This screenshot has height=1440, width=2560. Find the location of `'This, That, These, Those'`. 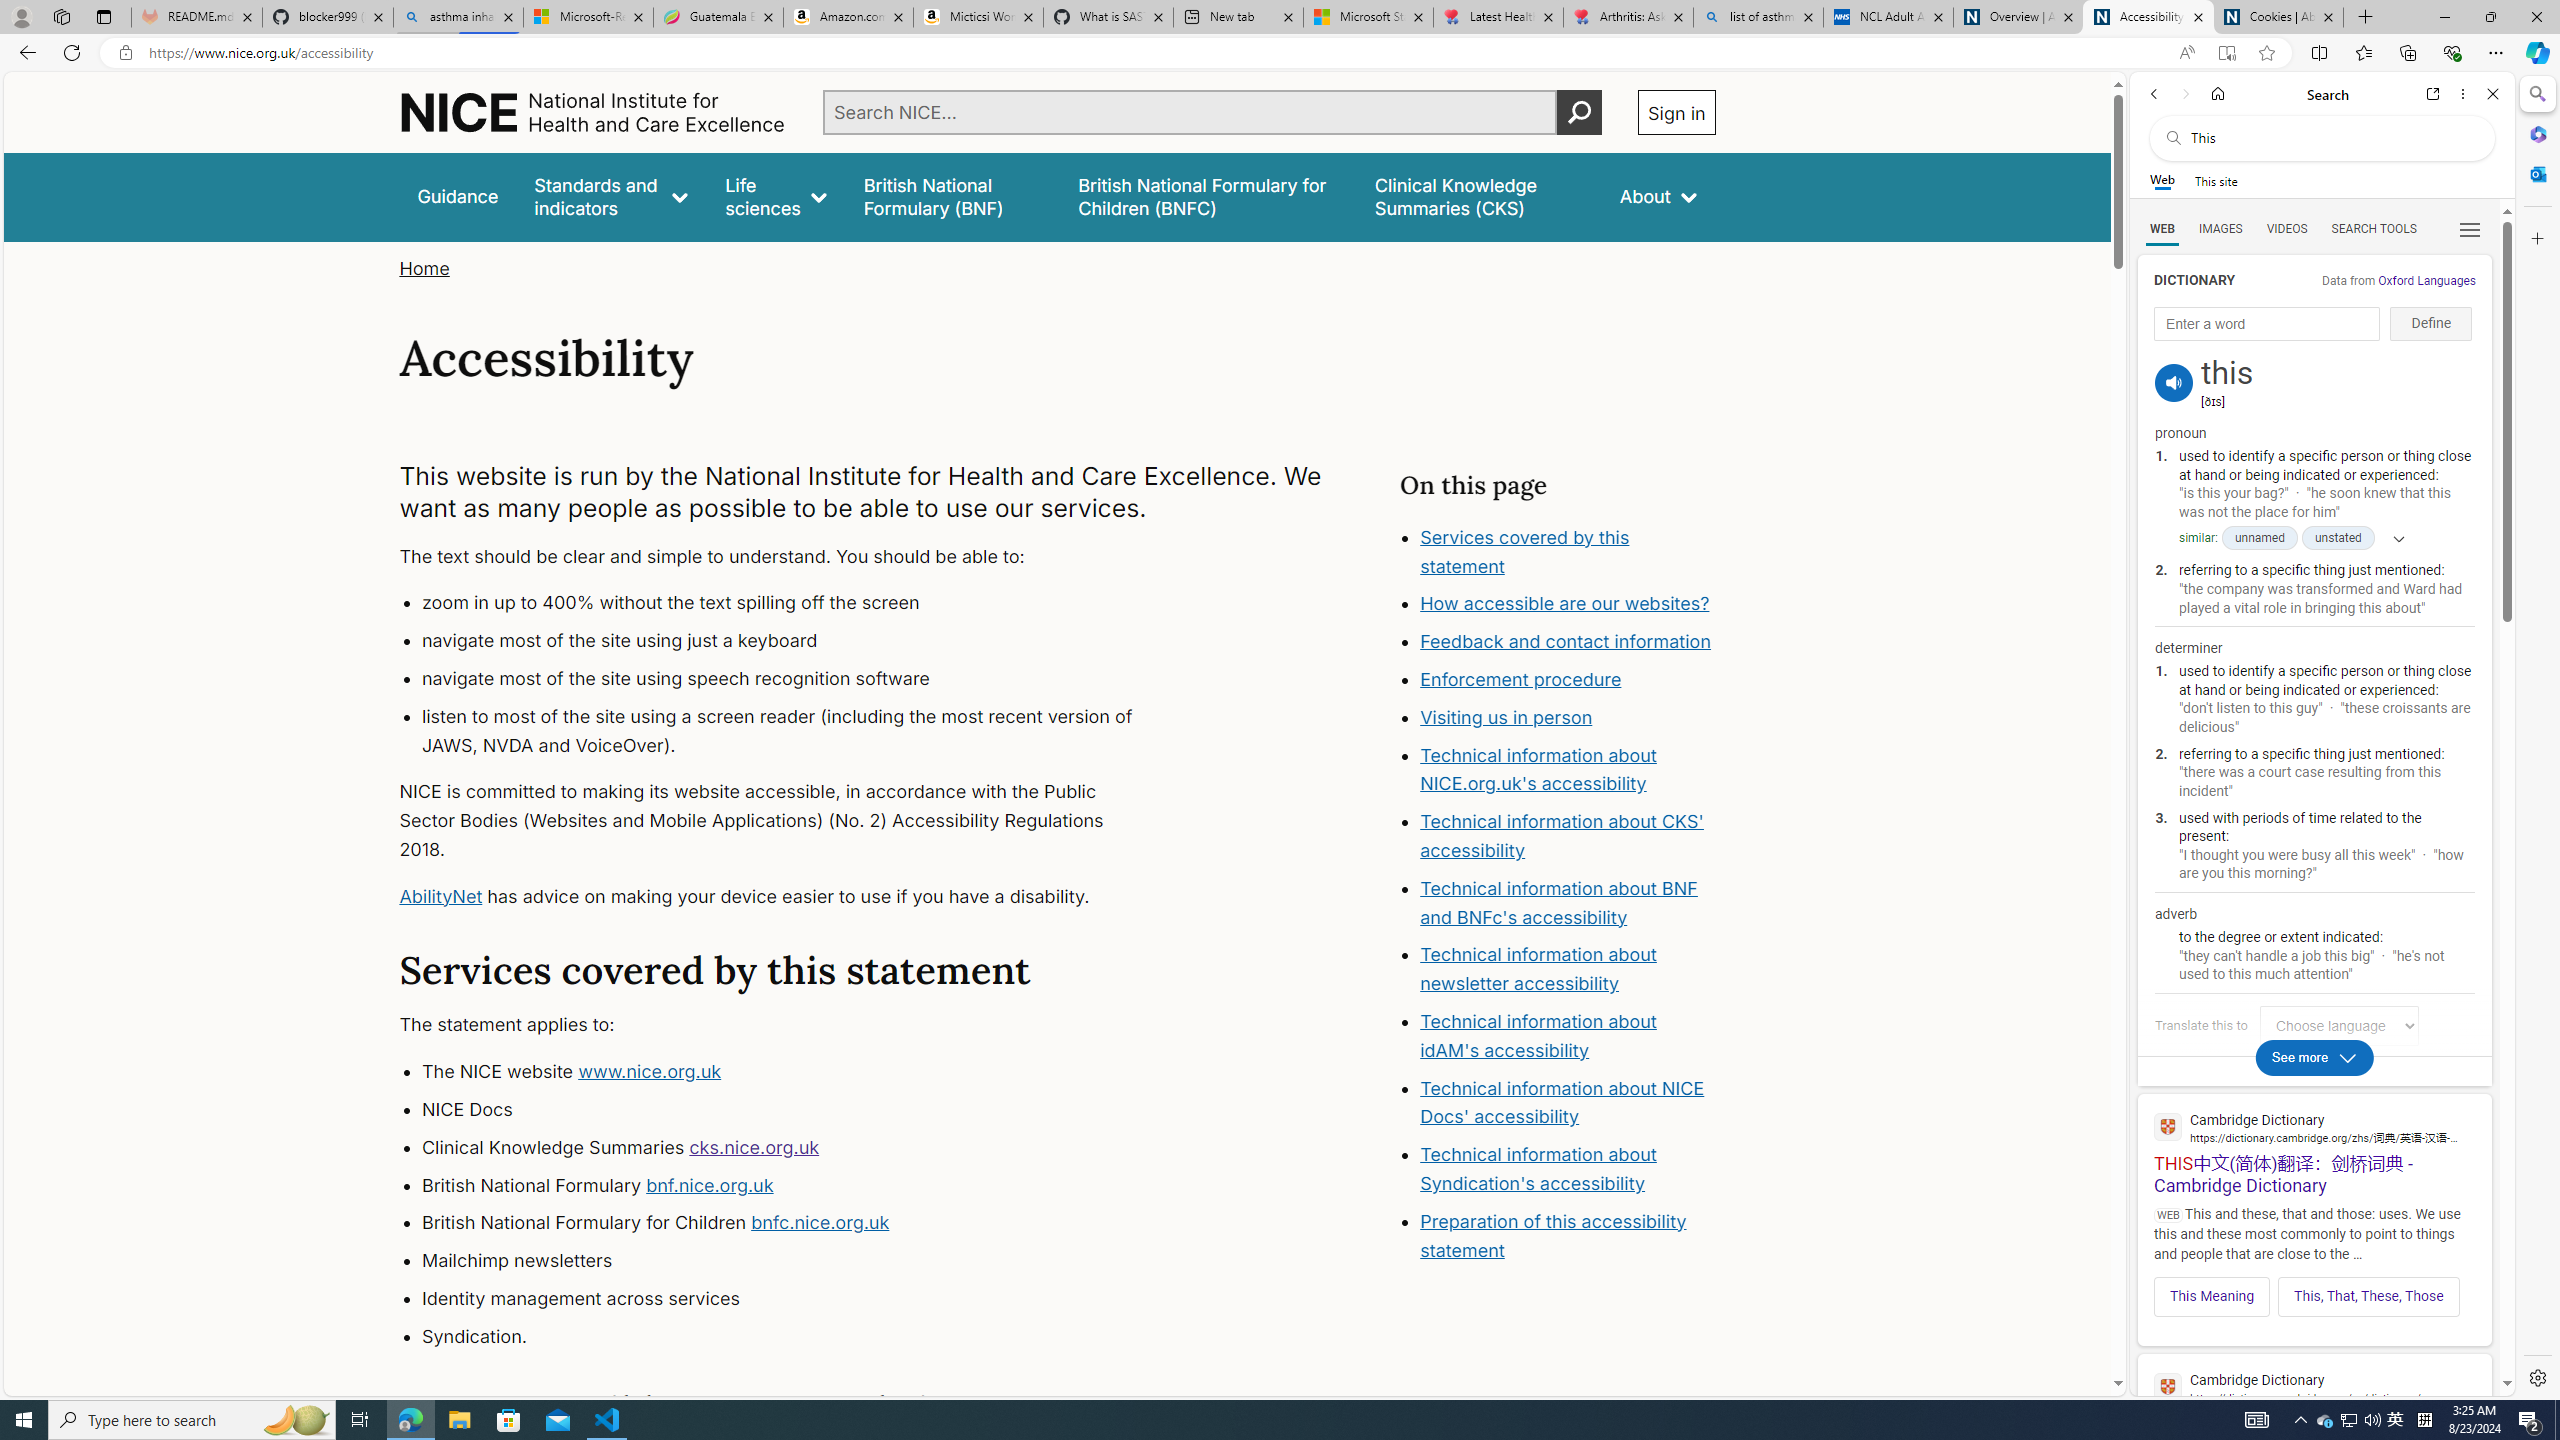

'This, That, These, Those' is located at coordinates (2368, 1295).